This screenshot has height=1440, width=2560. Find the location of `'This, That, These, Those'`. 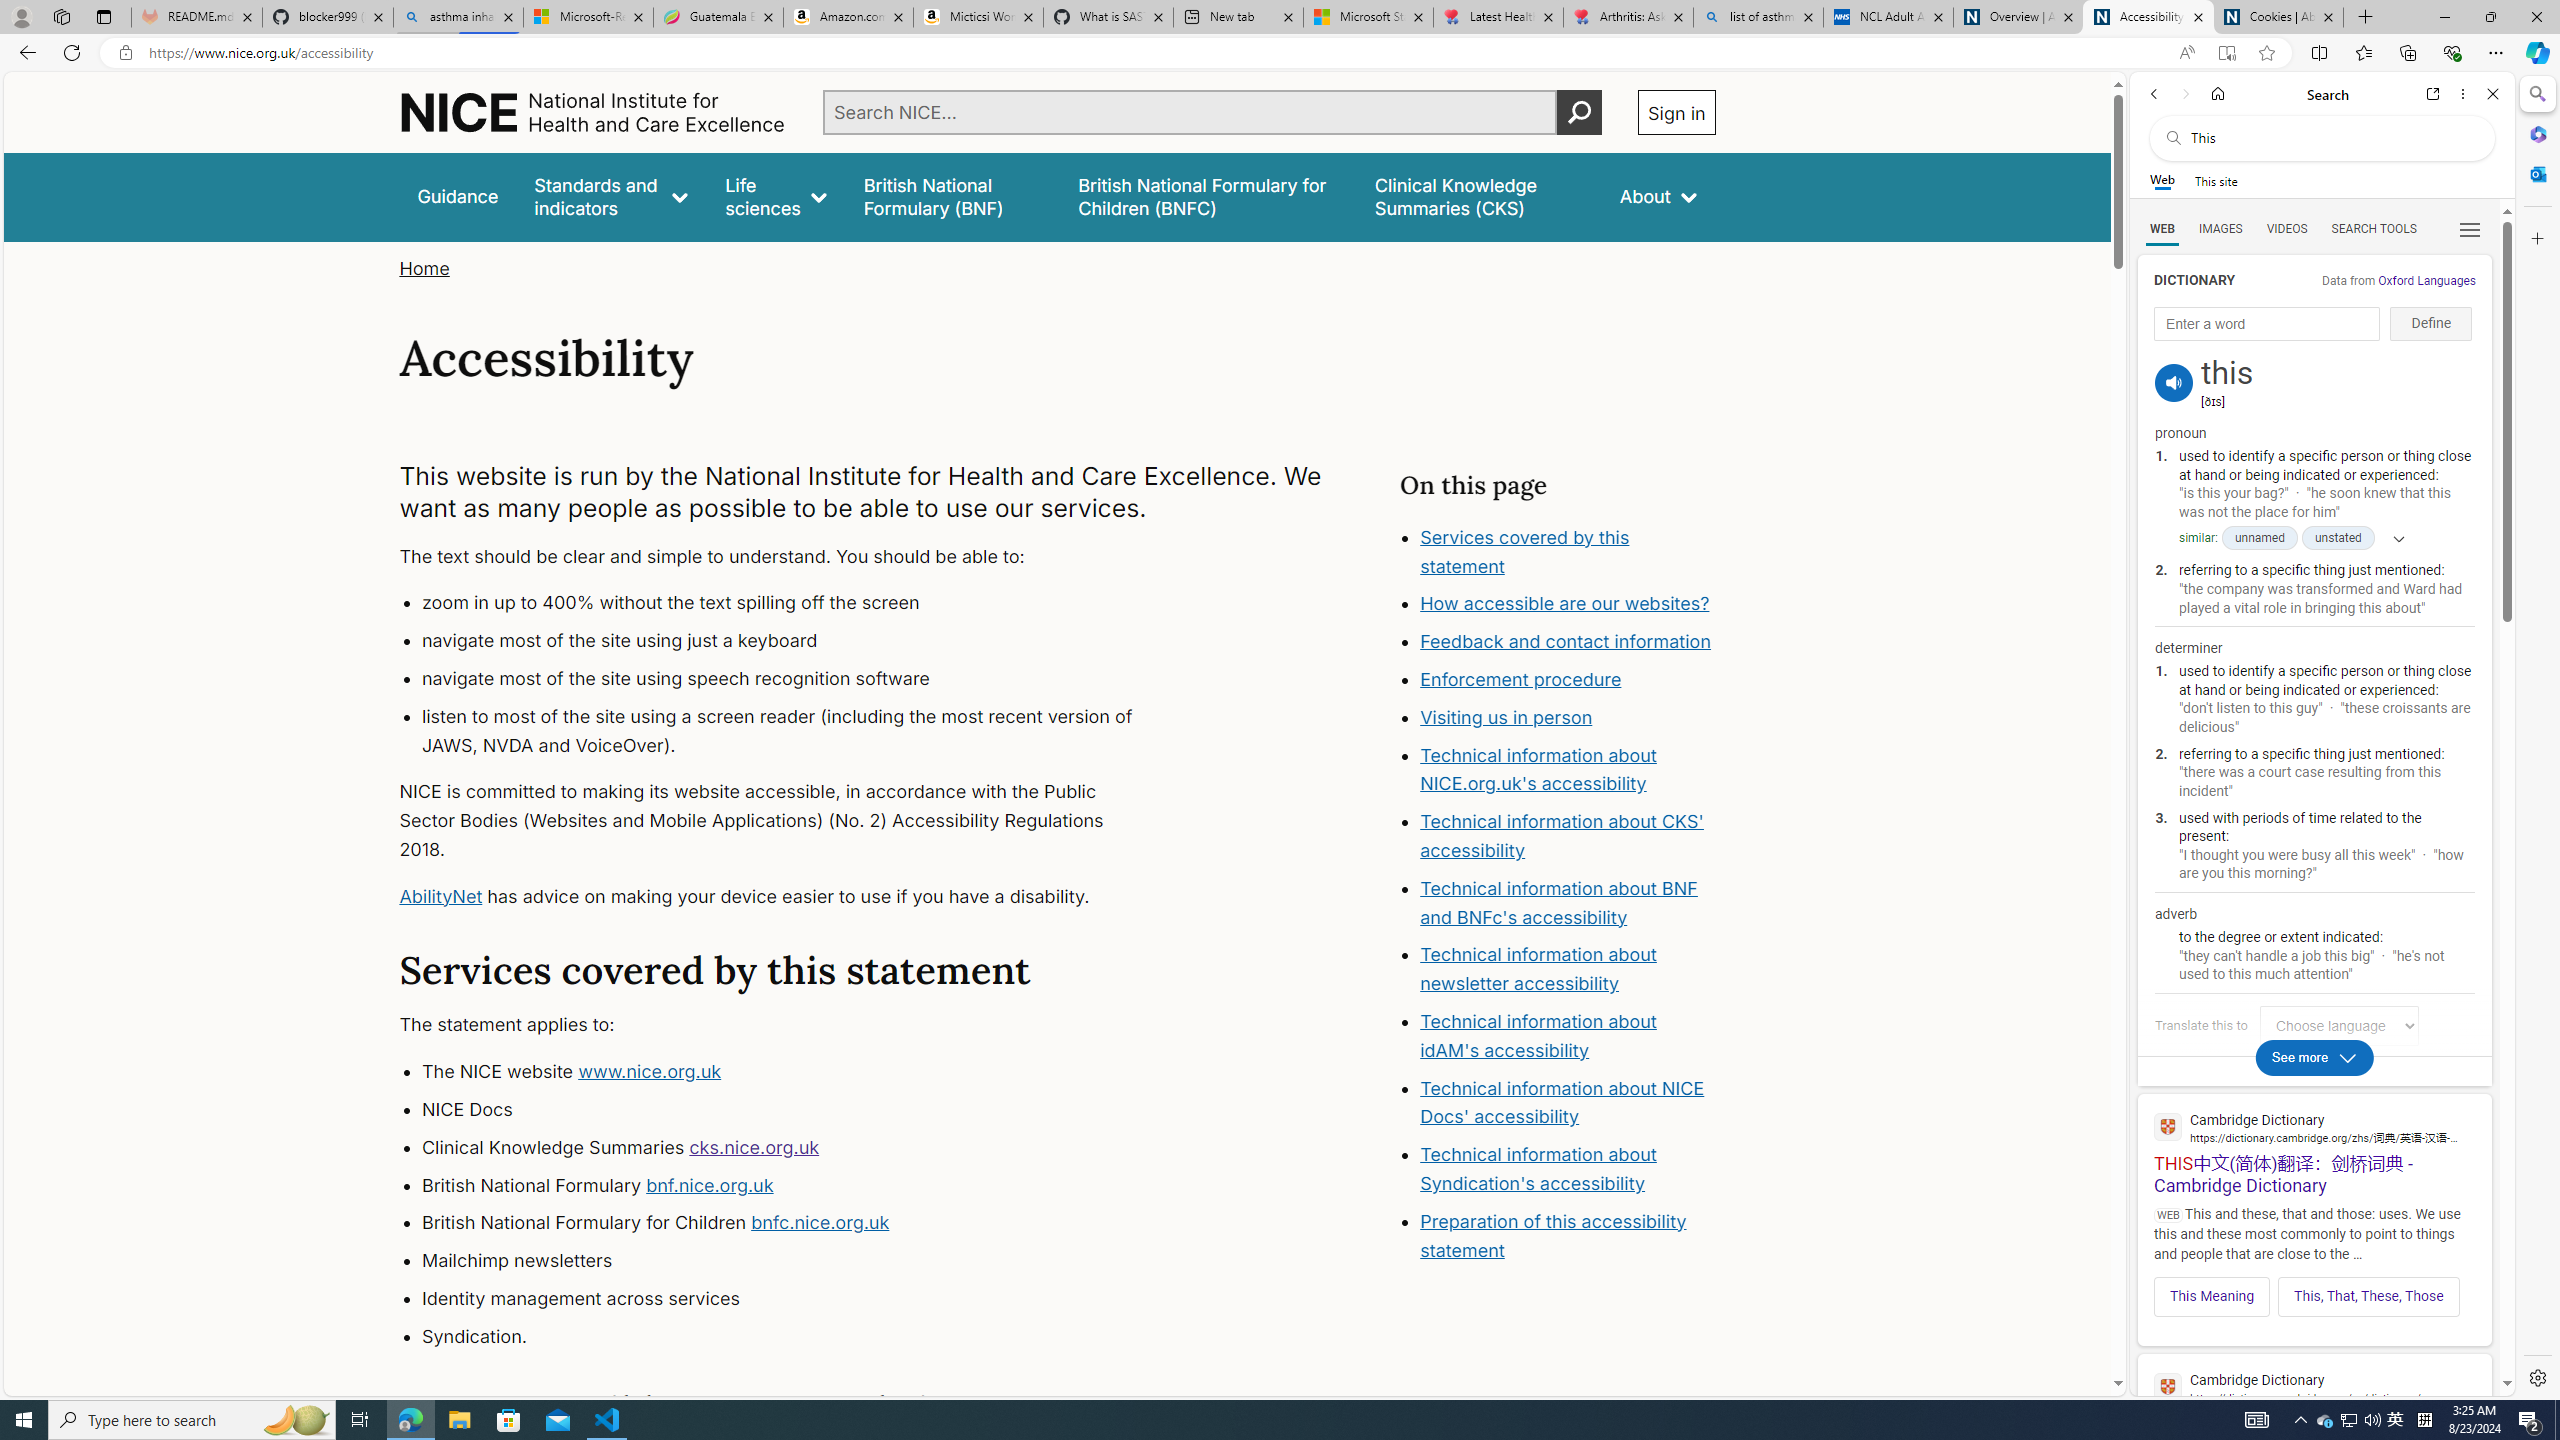

'This, That, These, Those' is located at coordinates (2368, 1295).